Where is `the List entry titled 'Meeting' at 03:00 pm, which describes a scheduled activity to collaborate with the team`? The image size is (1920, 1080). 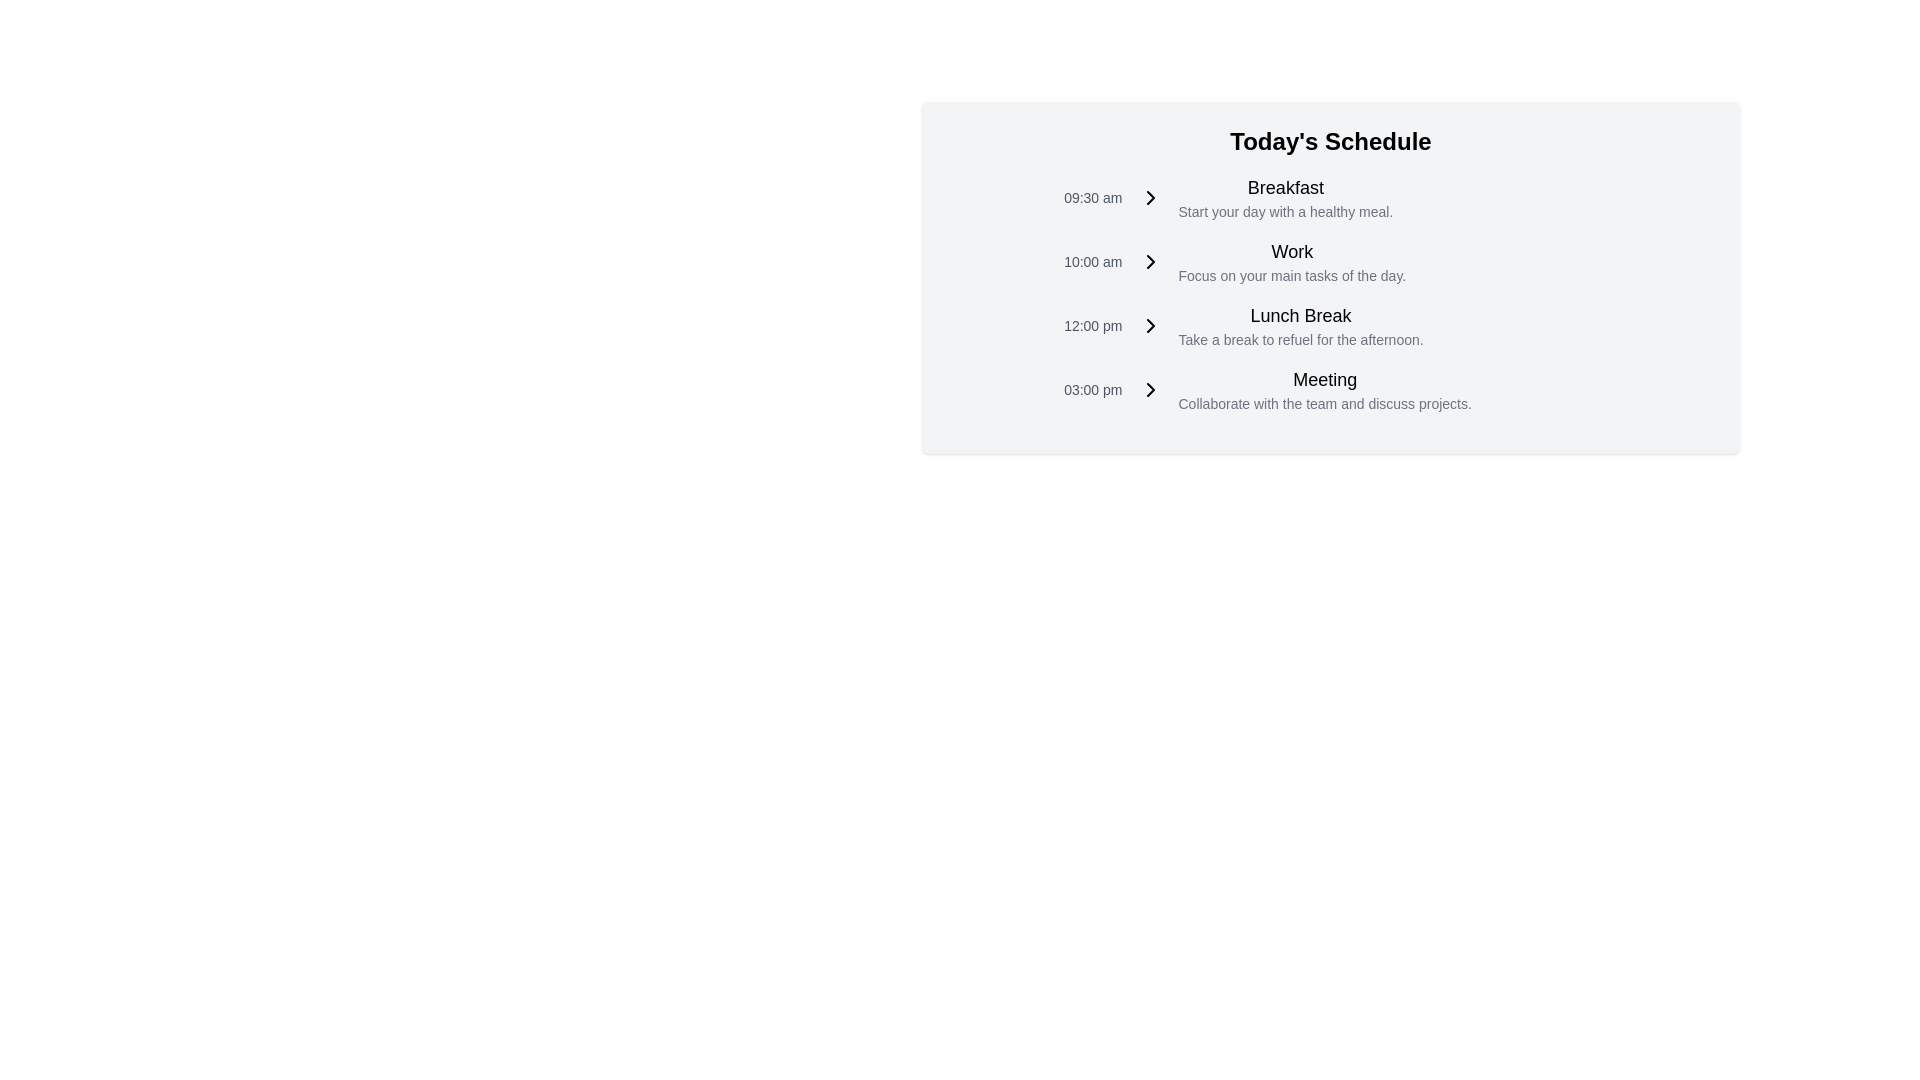
the List entry titled 'Meeting' at 03:00 pm, which describes a scheduled activity to collaborate with the team is located at coordinates (1330, 389).